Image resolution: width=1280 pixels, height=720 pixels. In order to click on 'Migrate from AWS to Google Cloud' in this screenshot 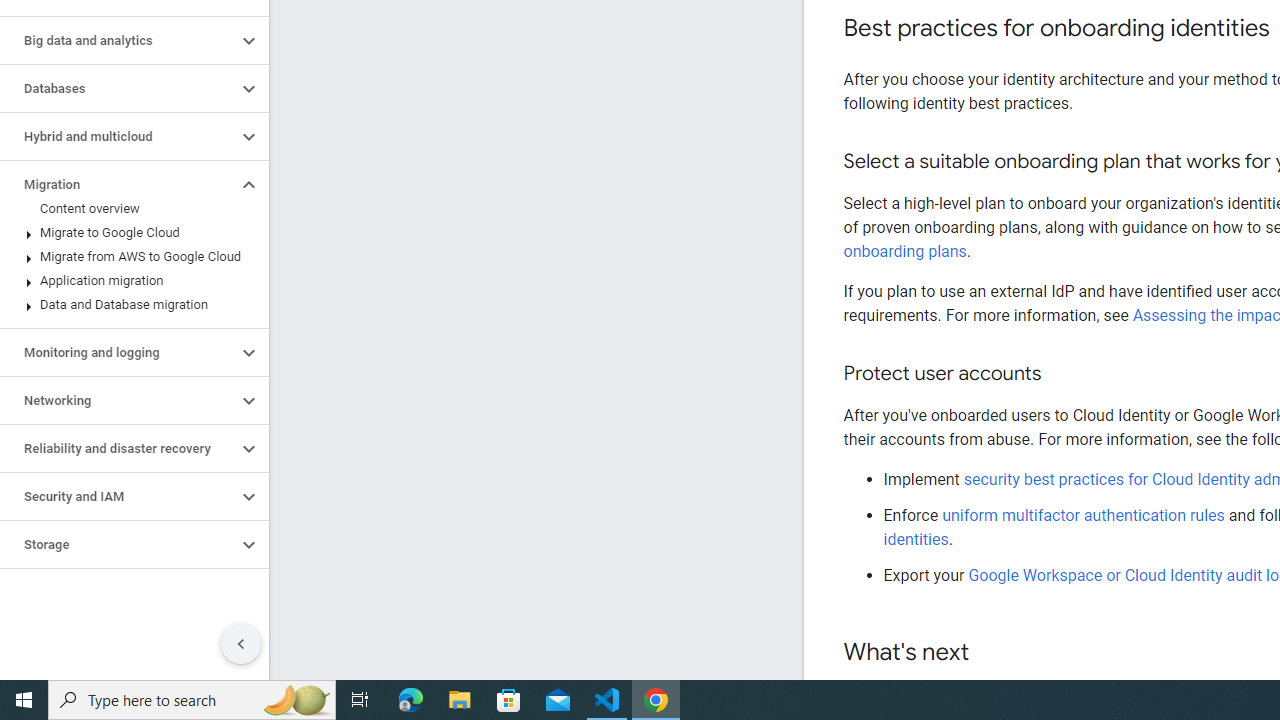, I will do `click(129, 256)`.